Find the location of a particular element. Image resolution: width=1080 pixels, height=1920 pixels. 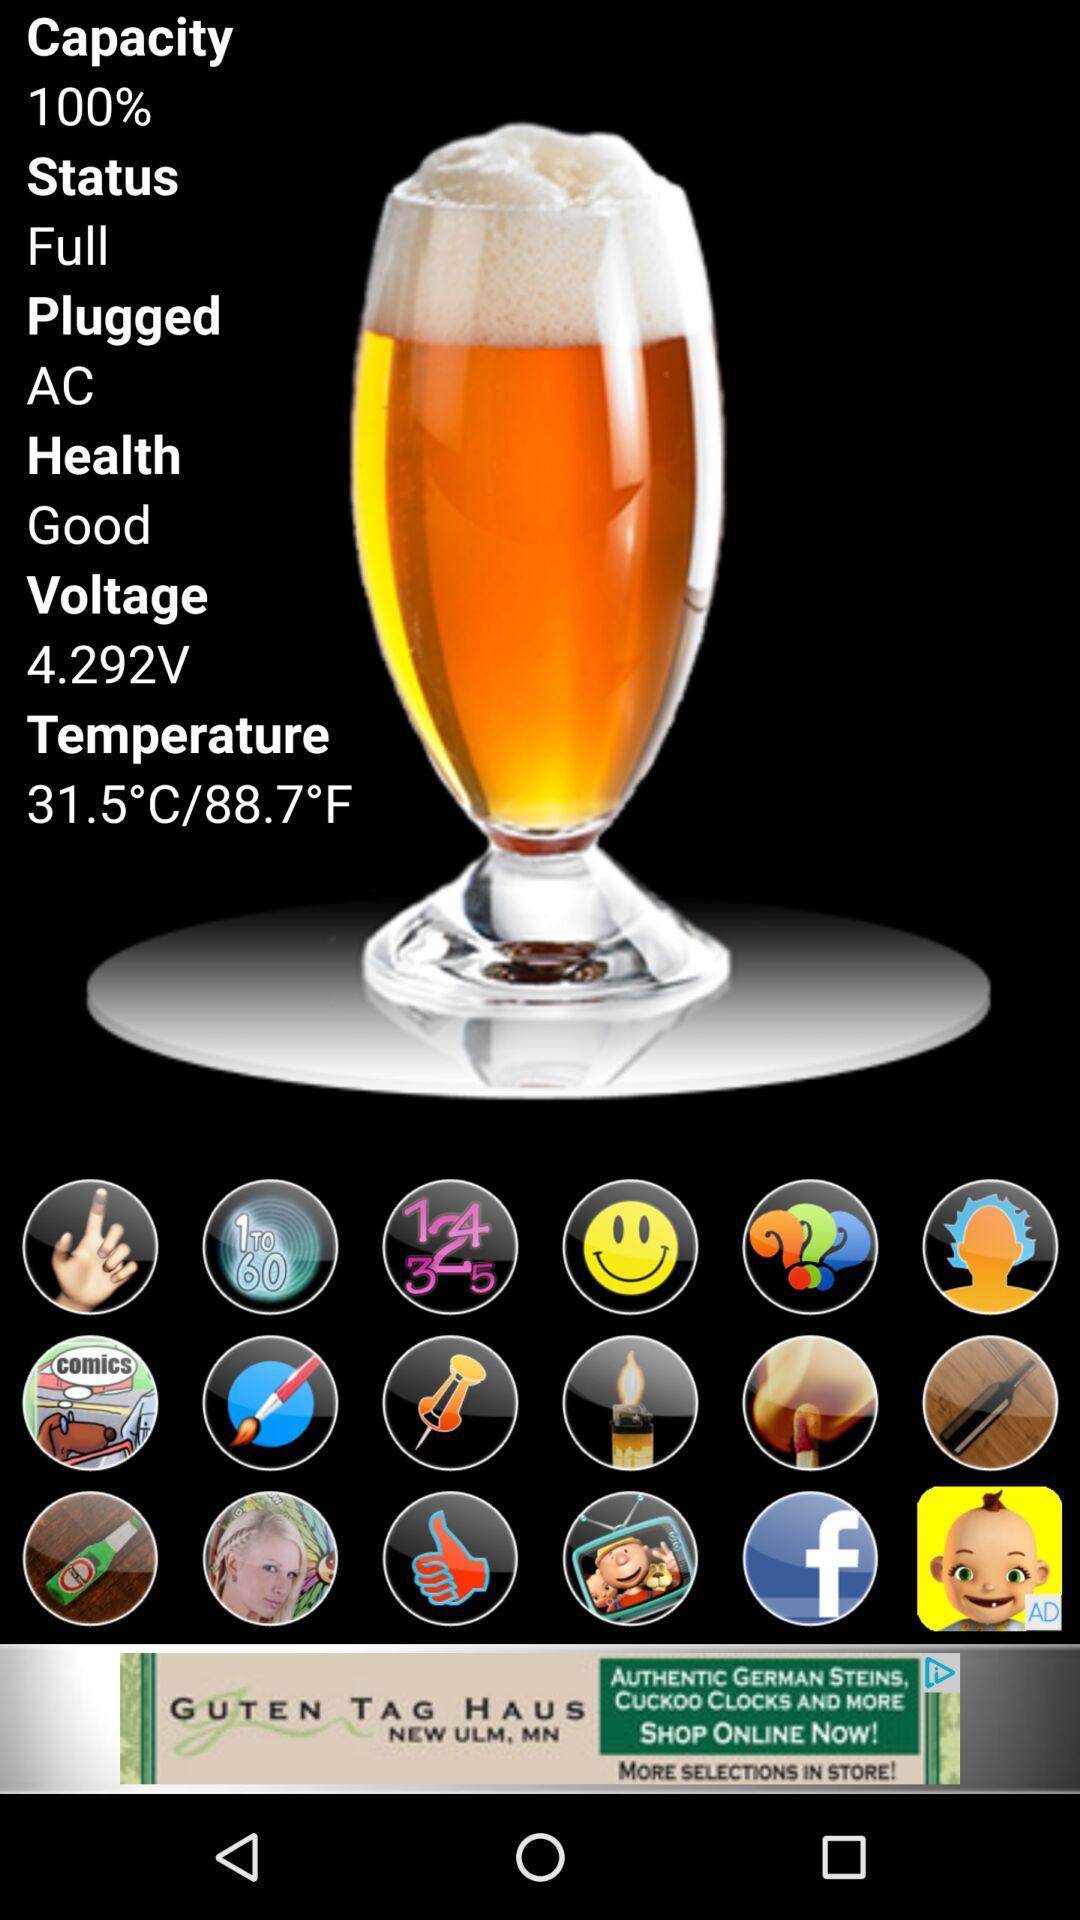

the emoji icon is located at coordinates (628, 1334).